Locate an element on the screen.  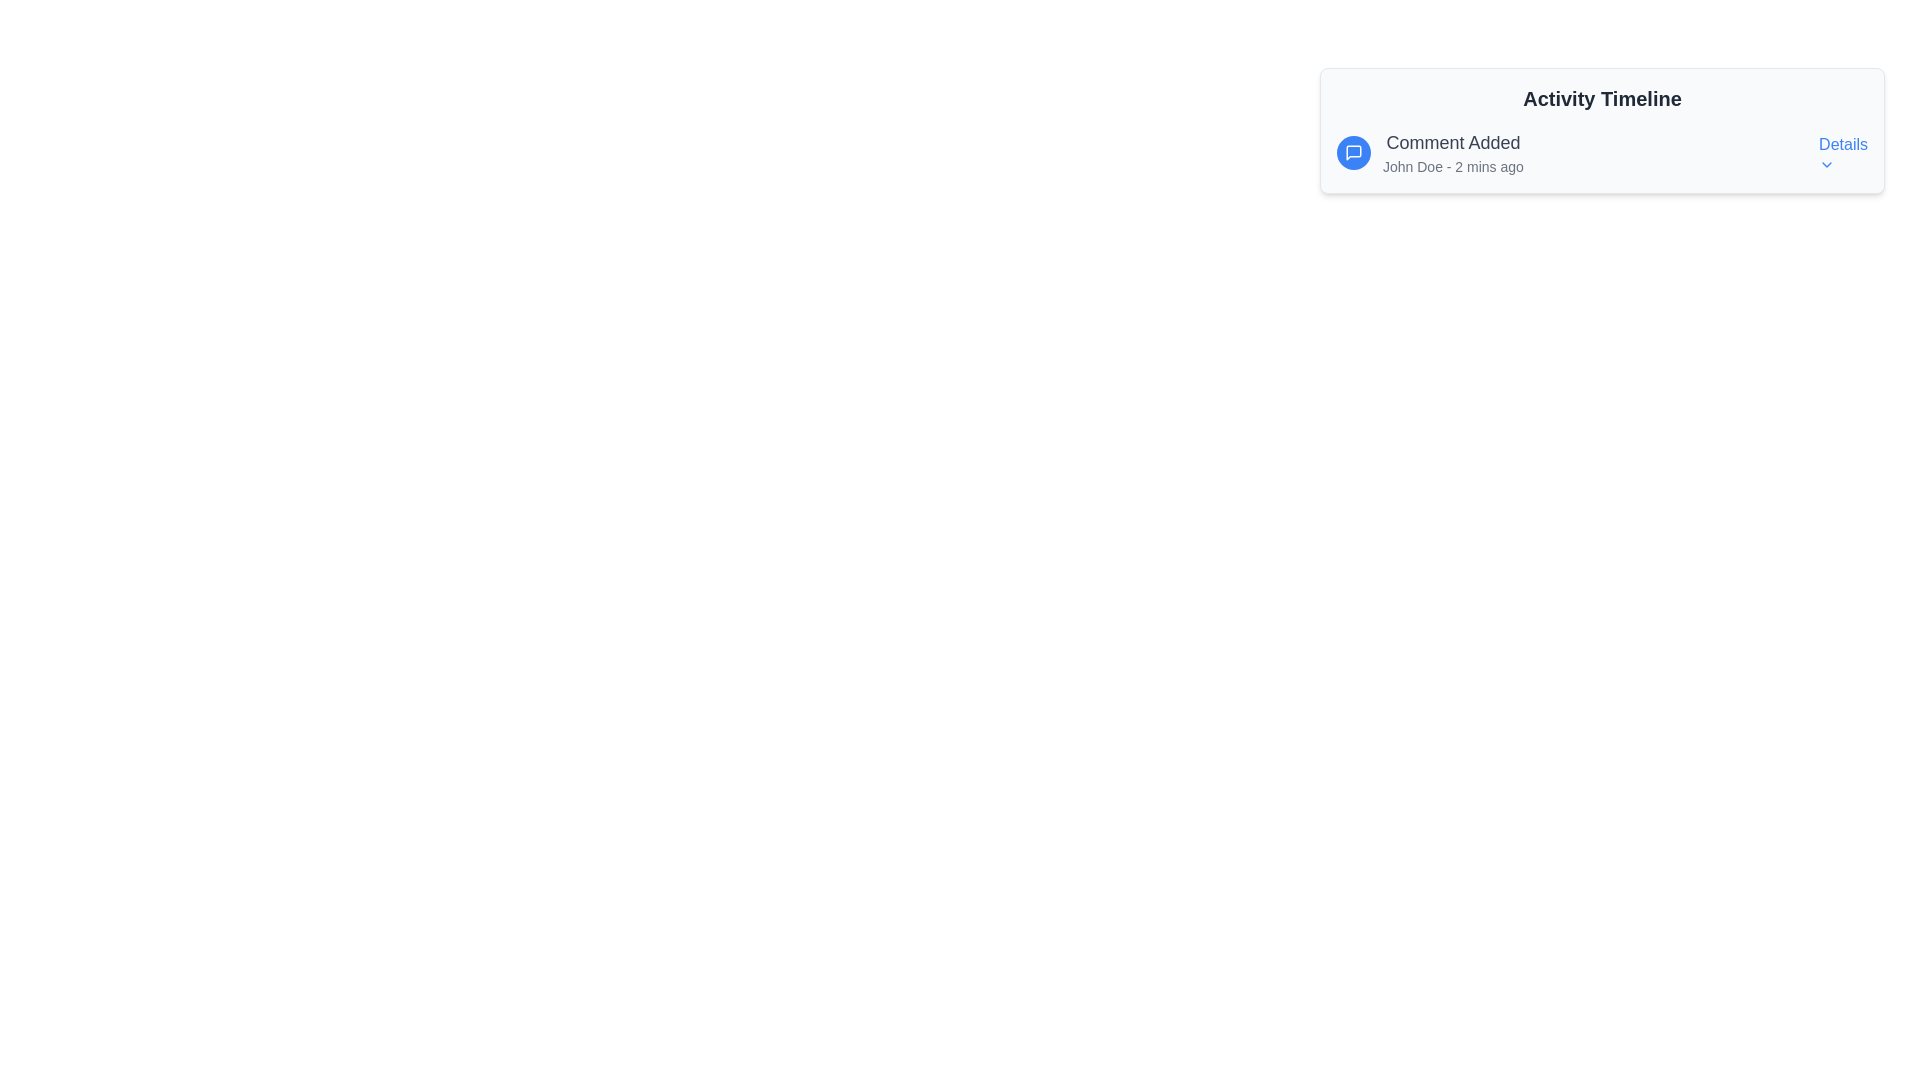
the text element displaying 'Comment Added' which is styled with a larger font size and positioned above 'John Doe - 2 mins ago' in the 'Activity Timeline' card section is located at coordinates (1453, 141).